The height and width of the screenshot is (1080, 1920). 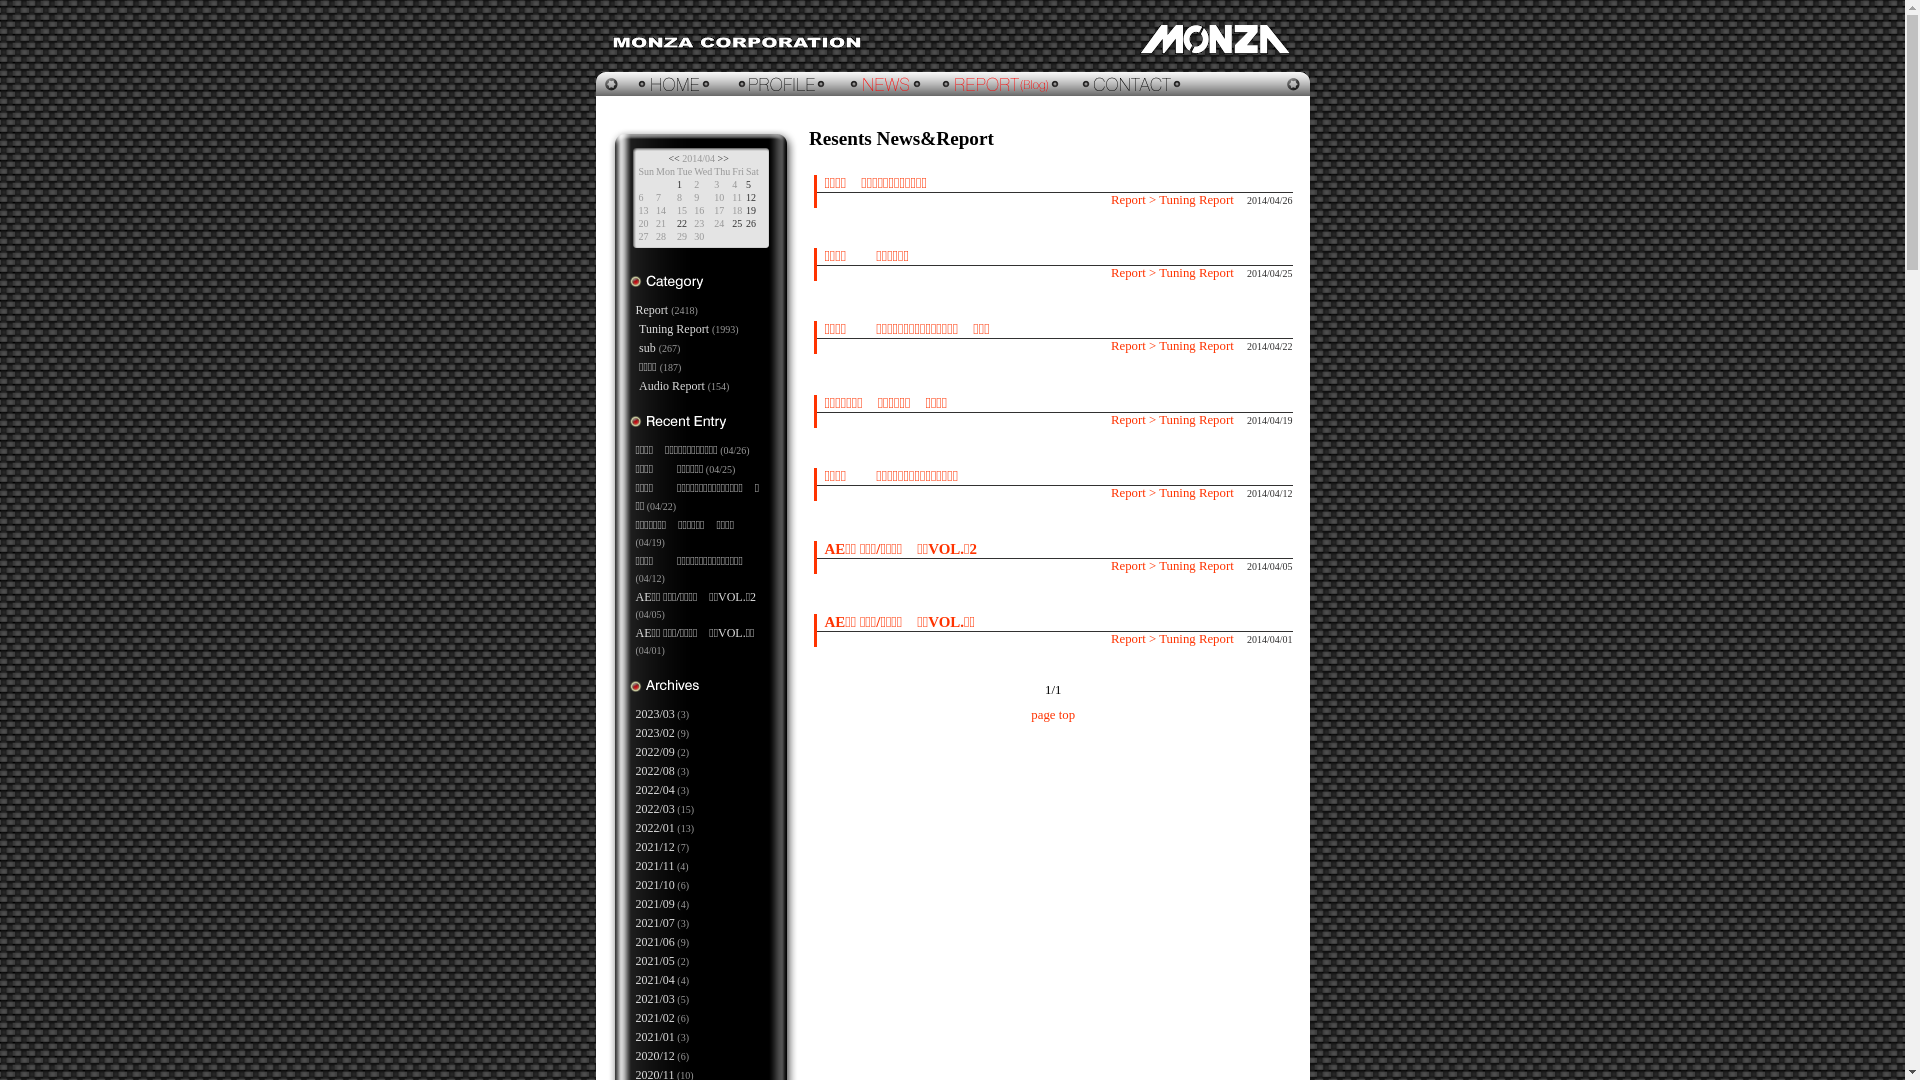 I want to click on '2021/02', so click(x=655, y=1018).